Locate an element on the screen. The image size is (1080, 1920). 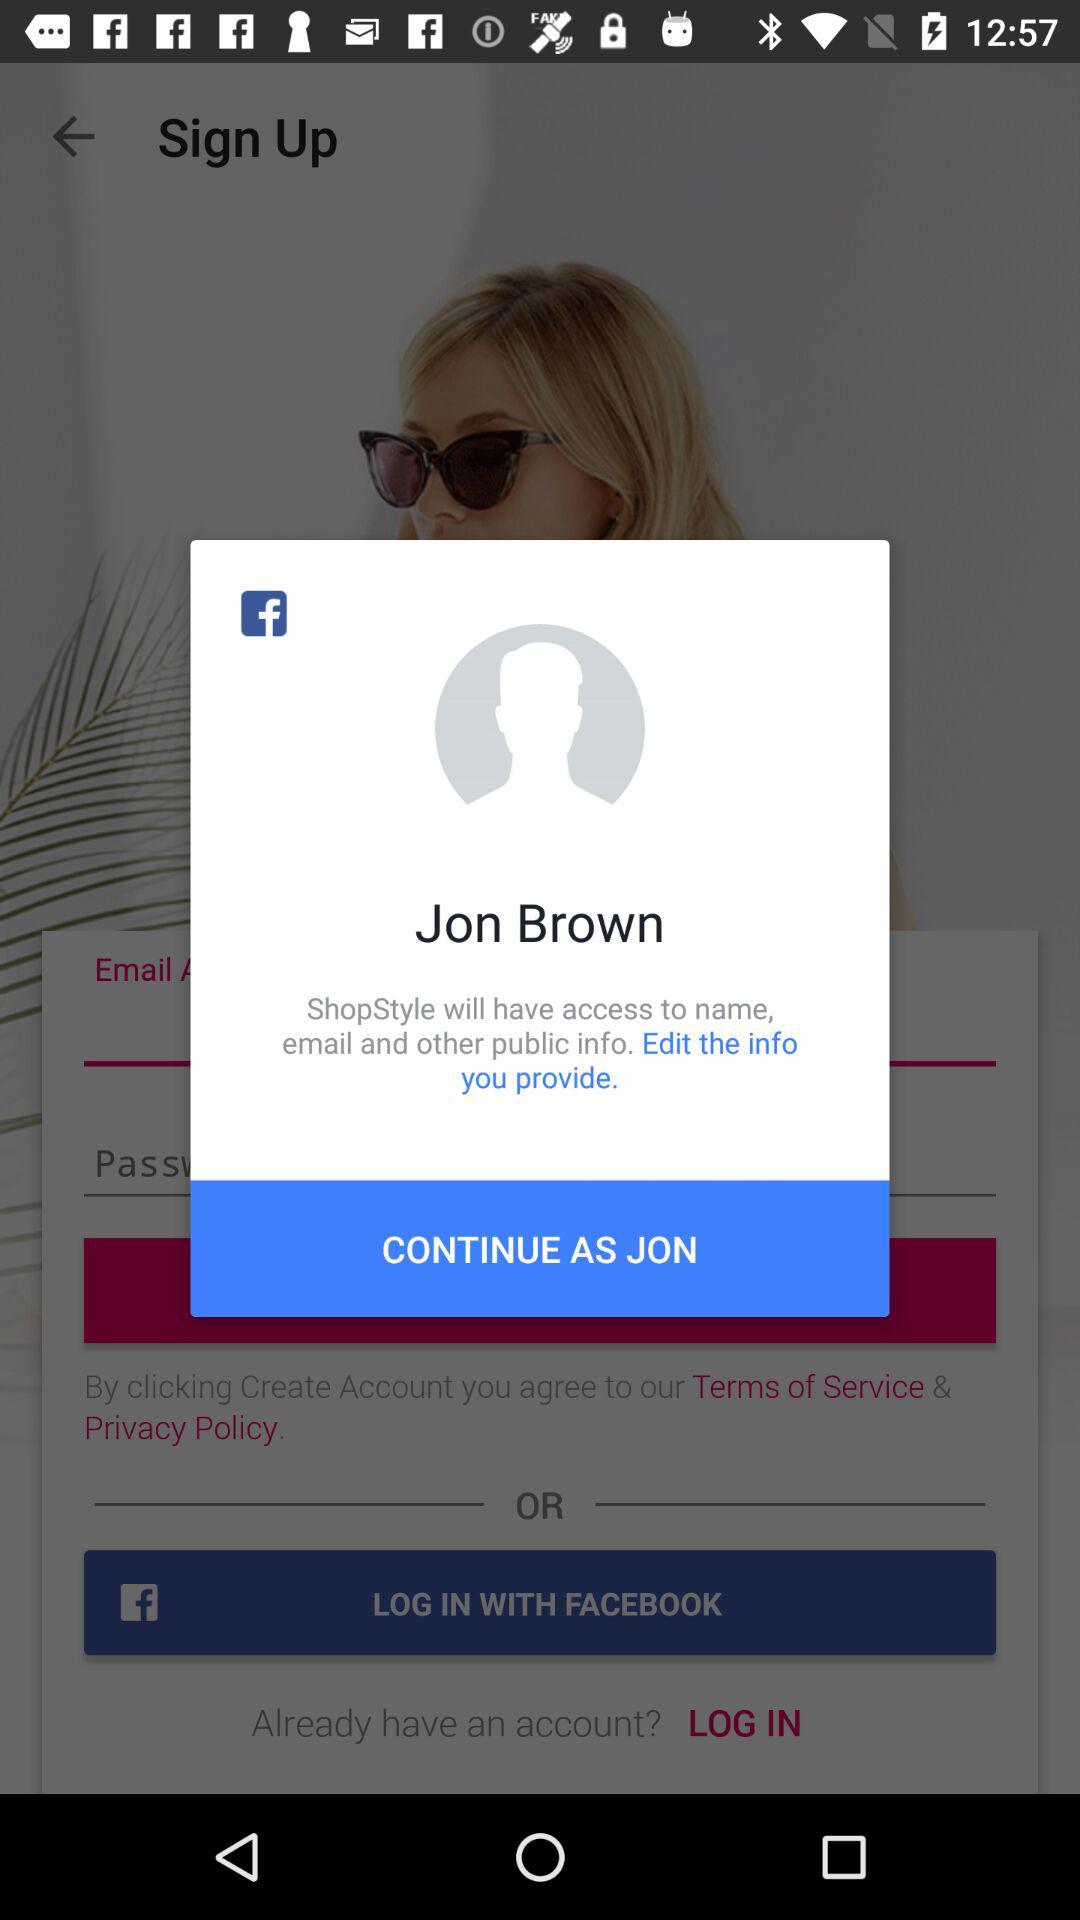
icon below the shopstyle will have item is located at coordinates (540, 1247).